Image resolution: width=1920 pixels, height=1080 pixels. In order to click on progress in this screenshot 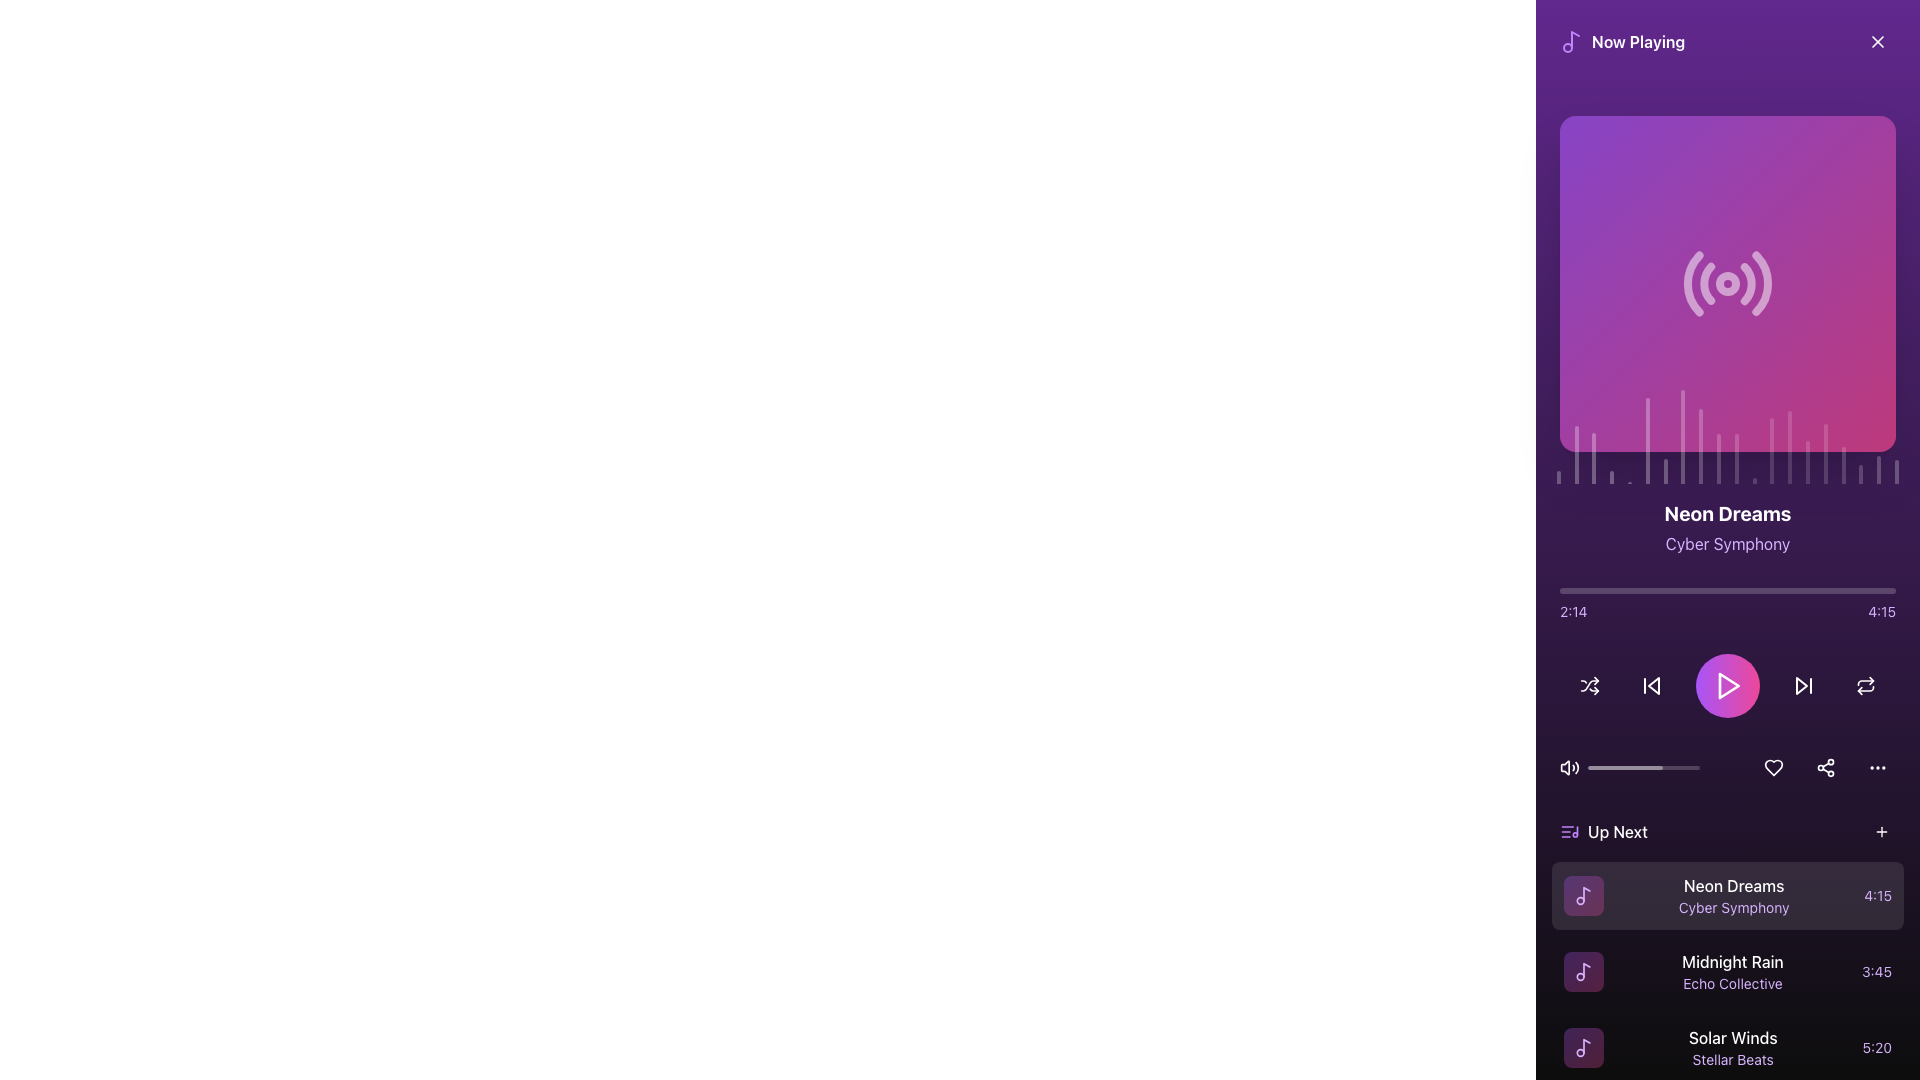, I will do `click(1736, 589)`.